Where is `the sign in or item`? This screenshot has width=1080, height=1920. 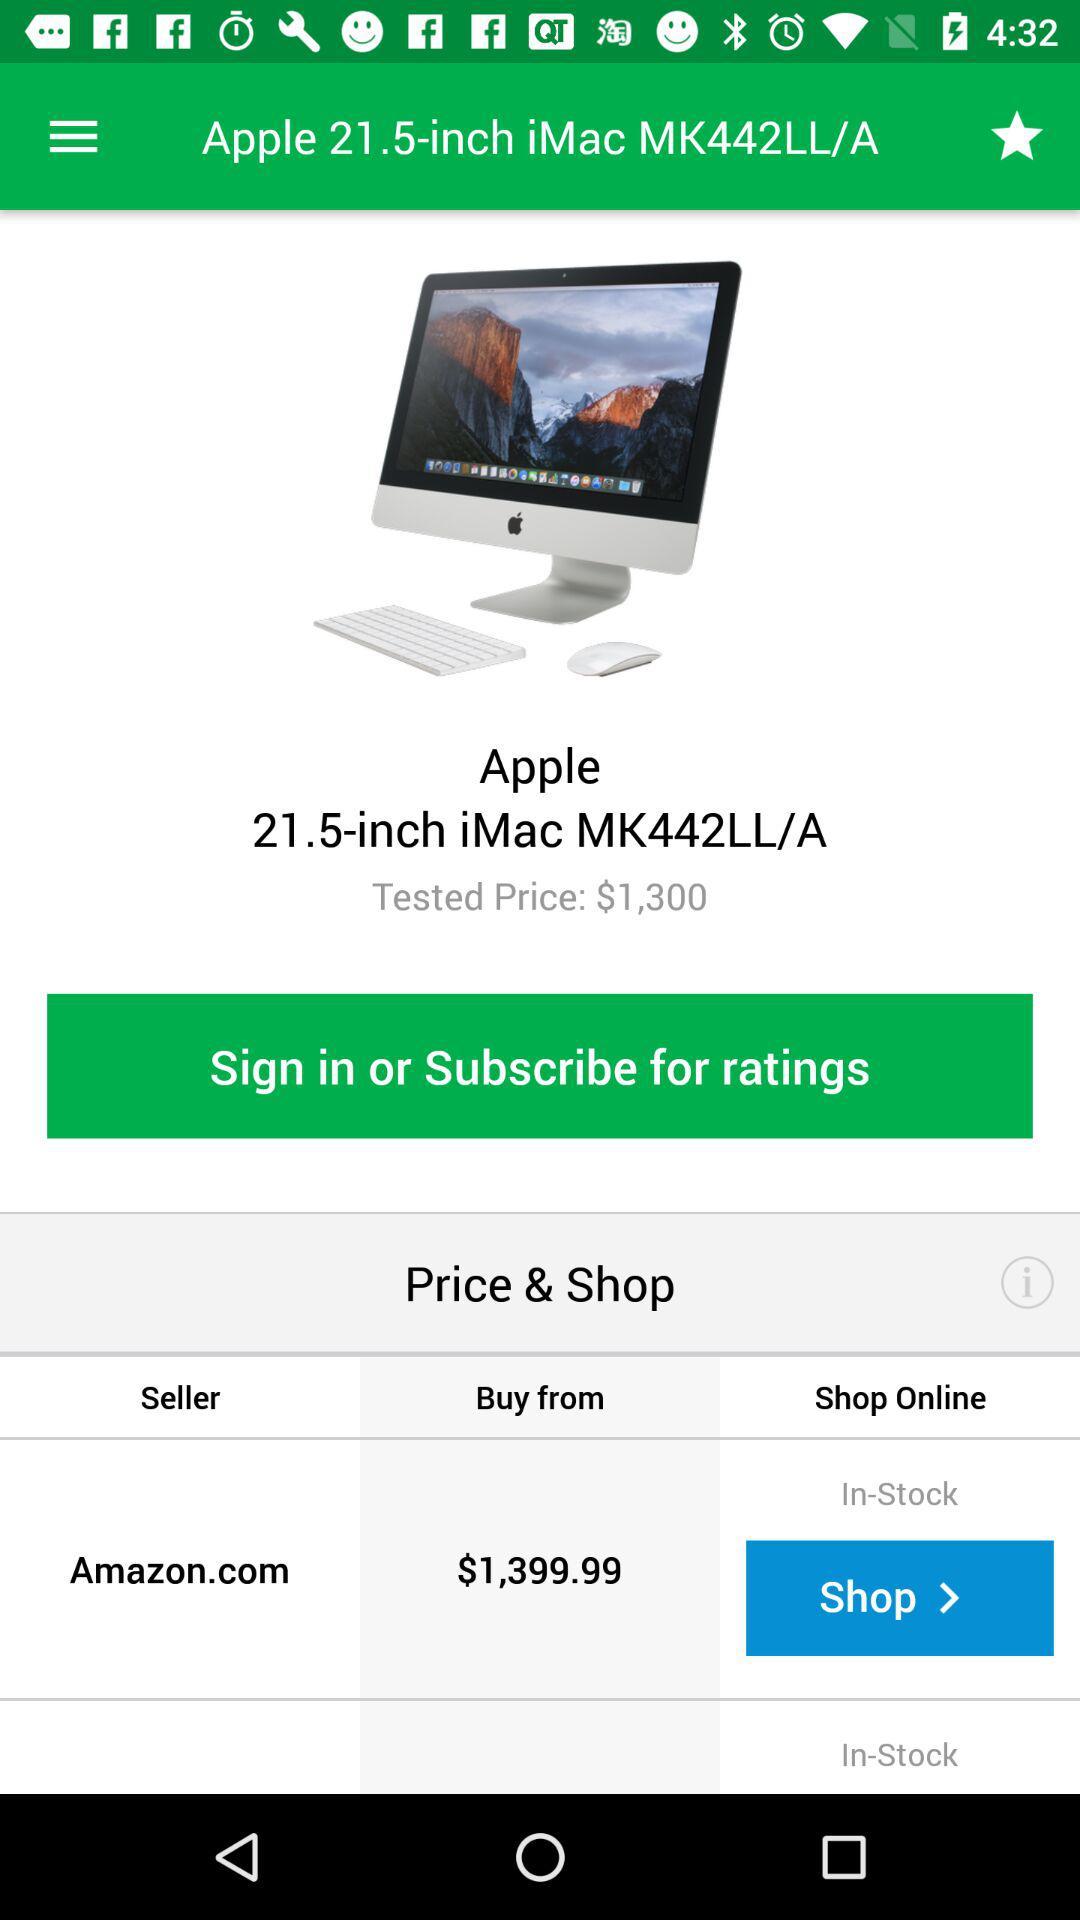
the sign in or item is located at coordinates (540, 1065).